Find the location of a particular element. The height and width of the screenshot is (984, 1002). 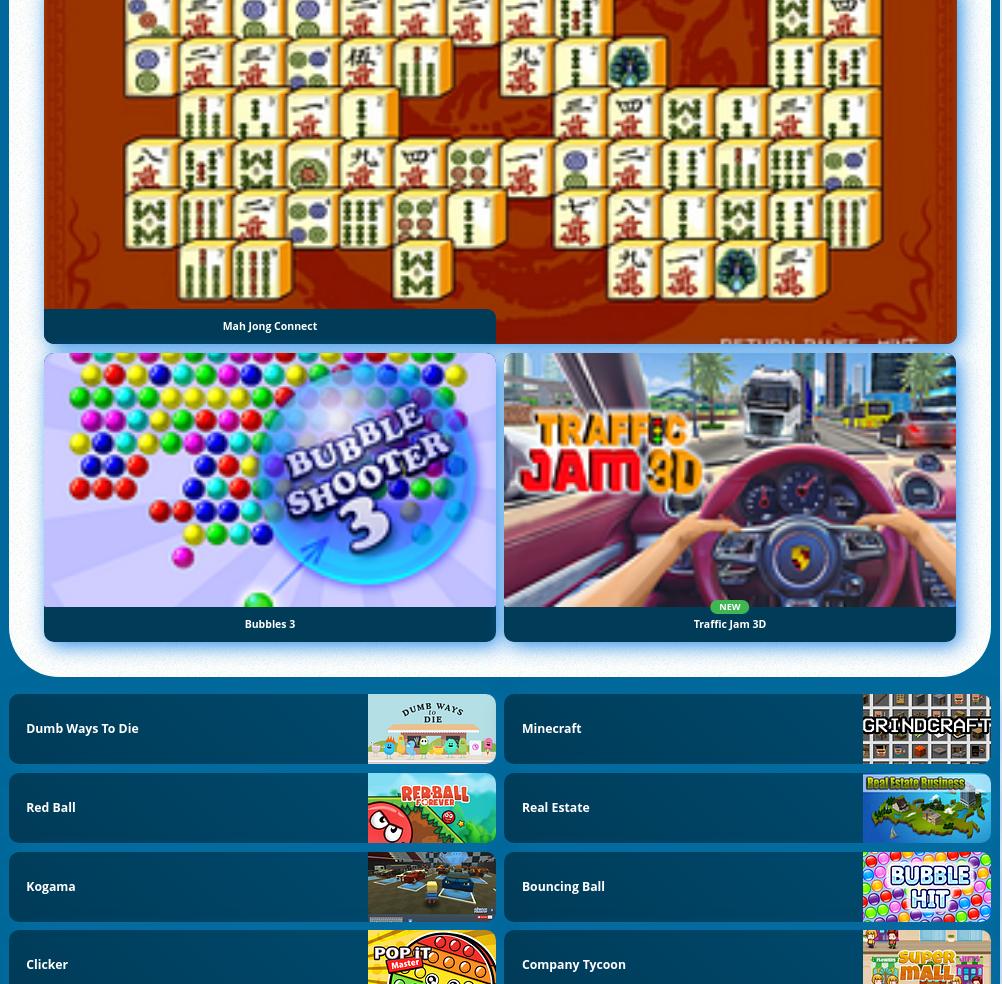

'Real Estate' is located at coordinates (555, 805).